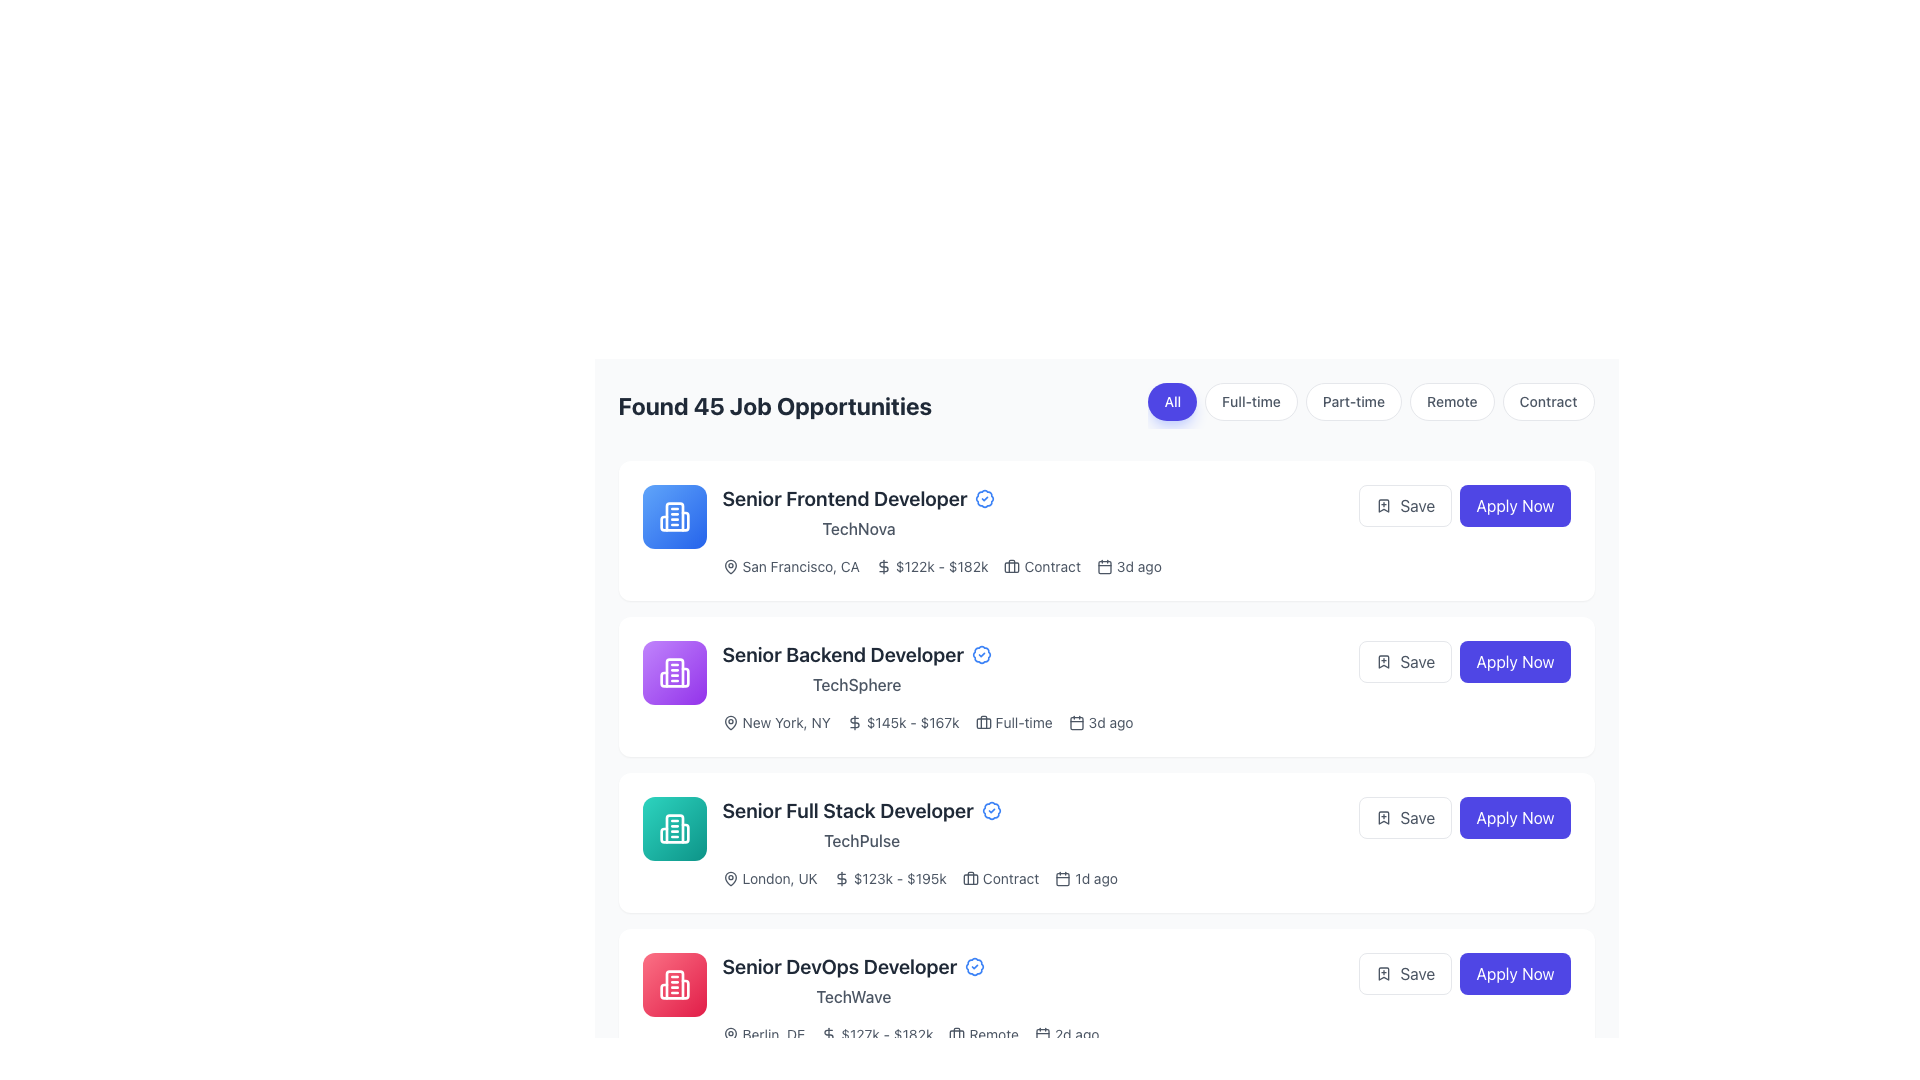  I want to click on the circular badge-like icon next to the job title 'Senior Backend Developer' in the second listed job posting, so click(981, 655).